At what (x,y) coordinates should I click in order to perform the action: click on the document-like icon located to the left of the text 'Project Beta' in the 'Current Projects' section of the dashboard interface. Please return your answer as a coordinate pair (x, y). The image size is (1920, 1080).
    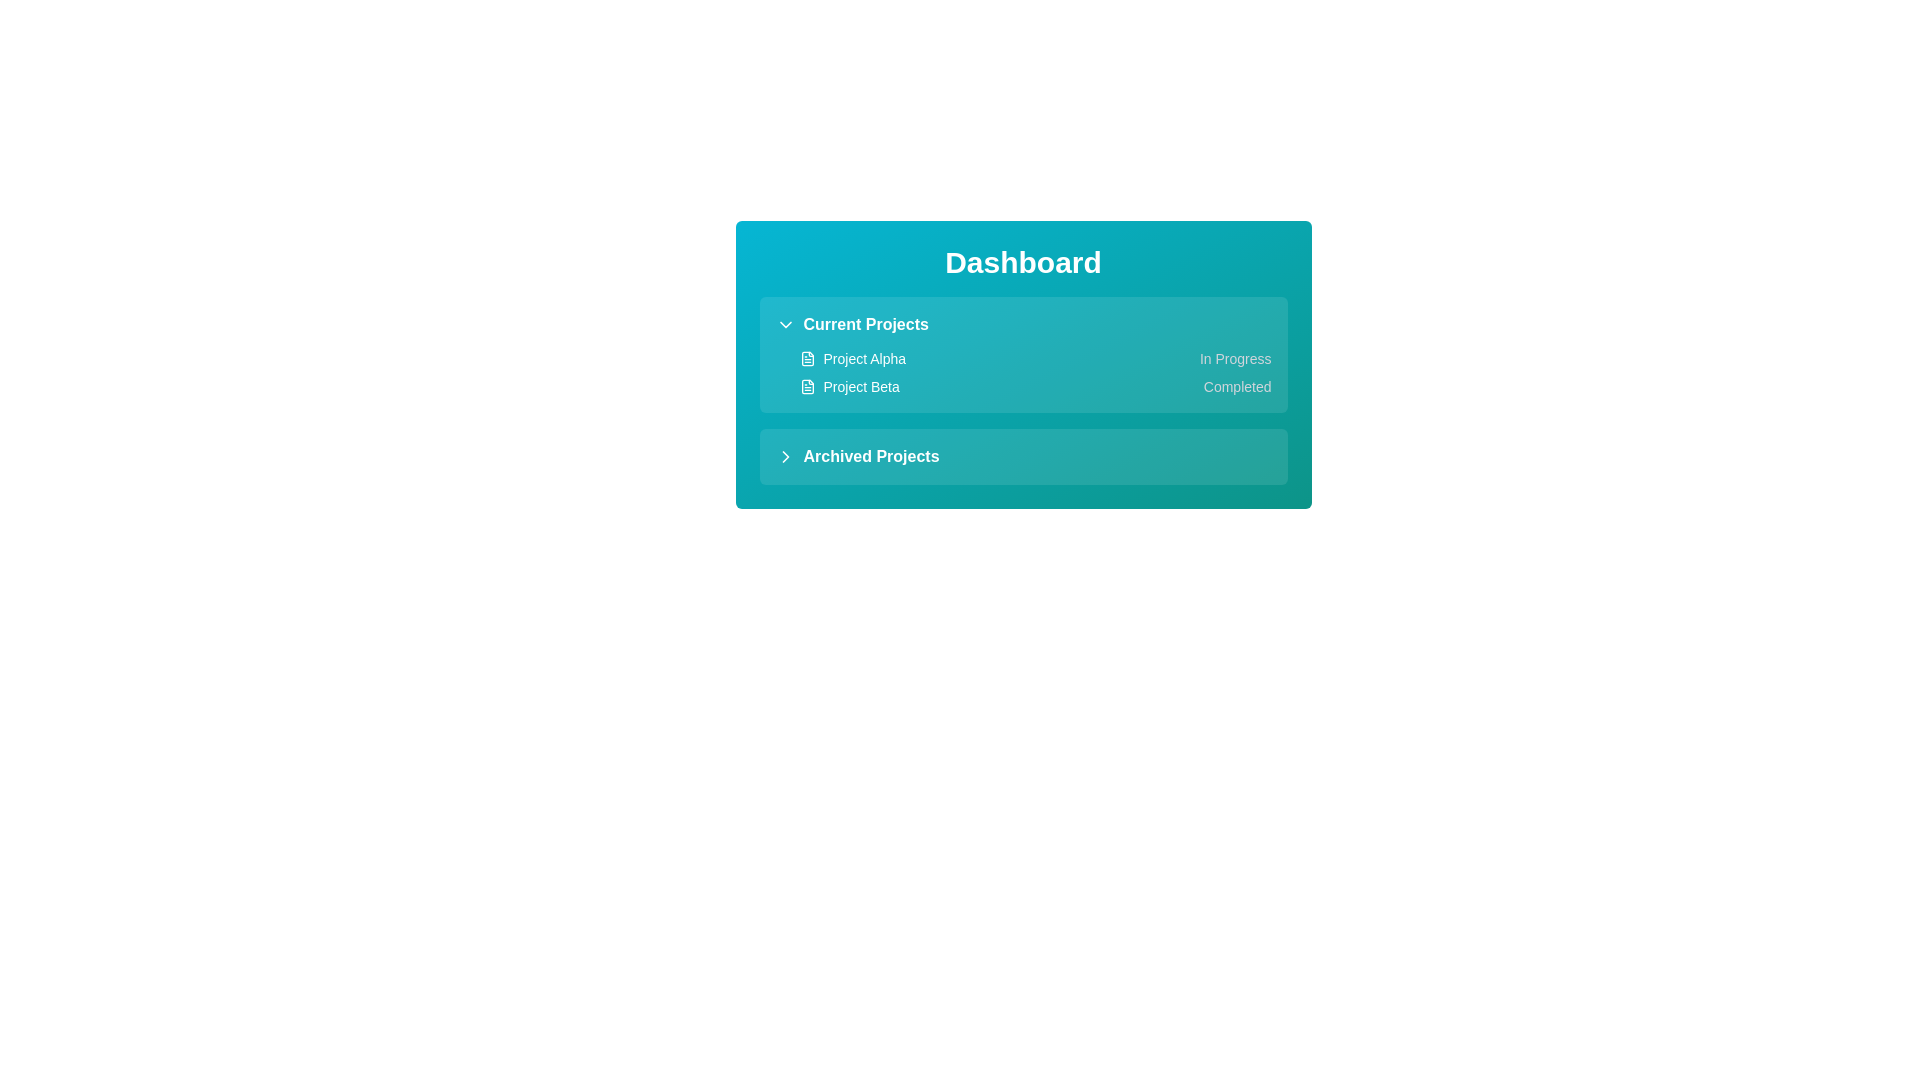
    Looking at the image, I should click on (807, 386).